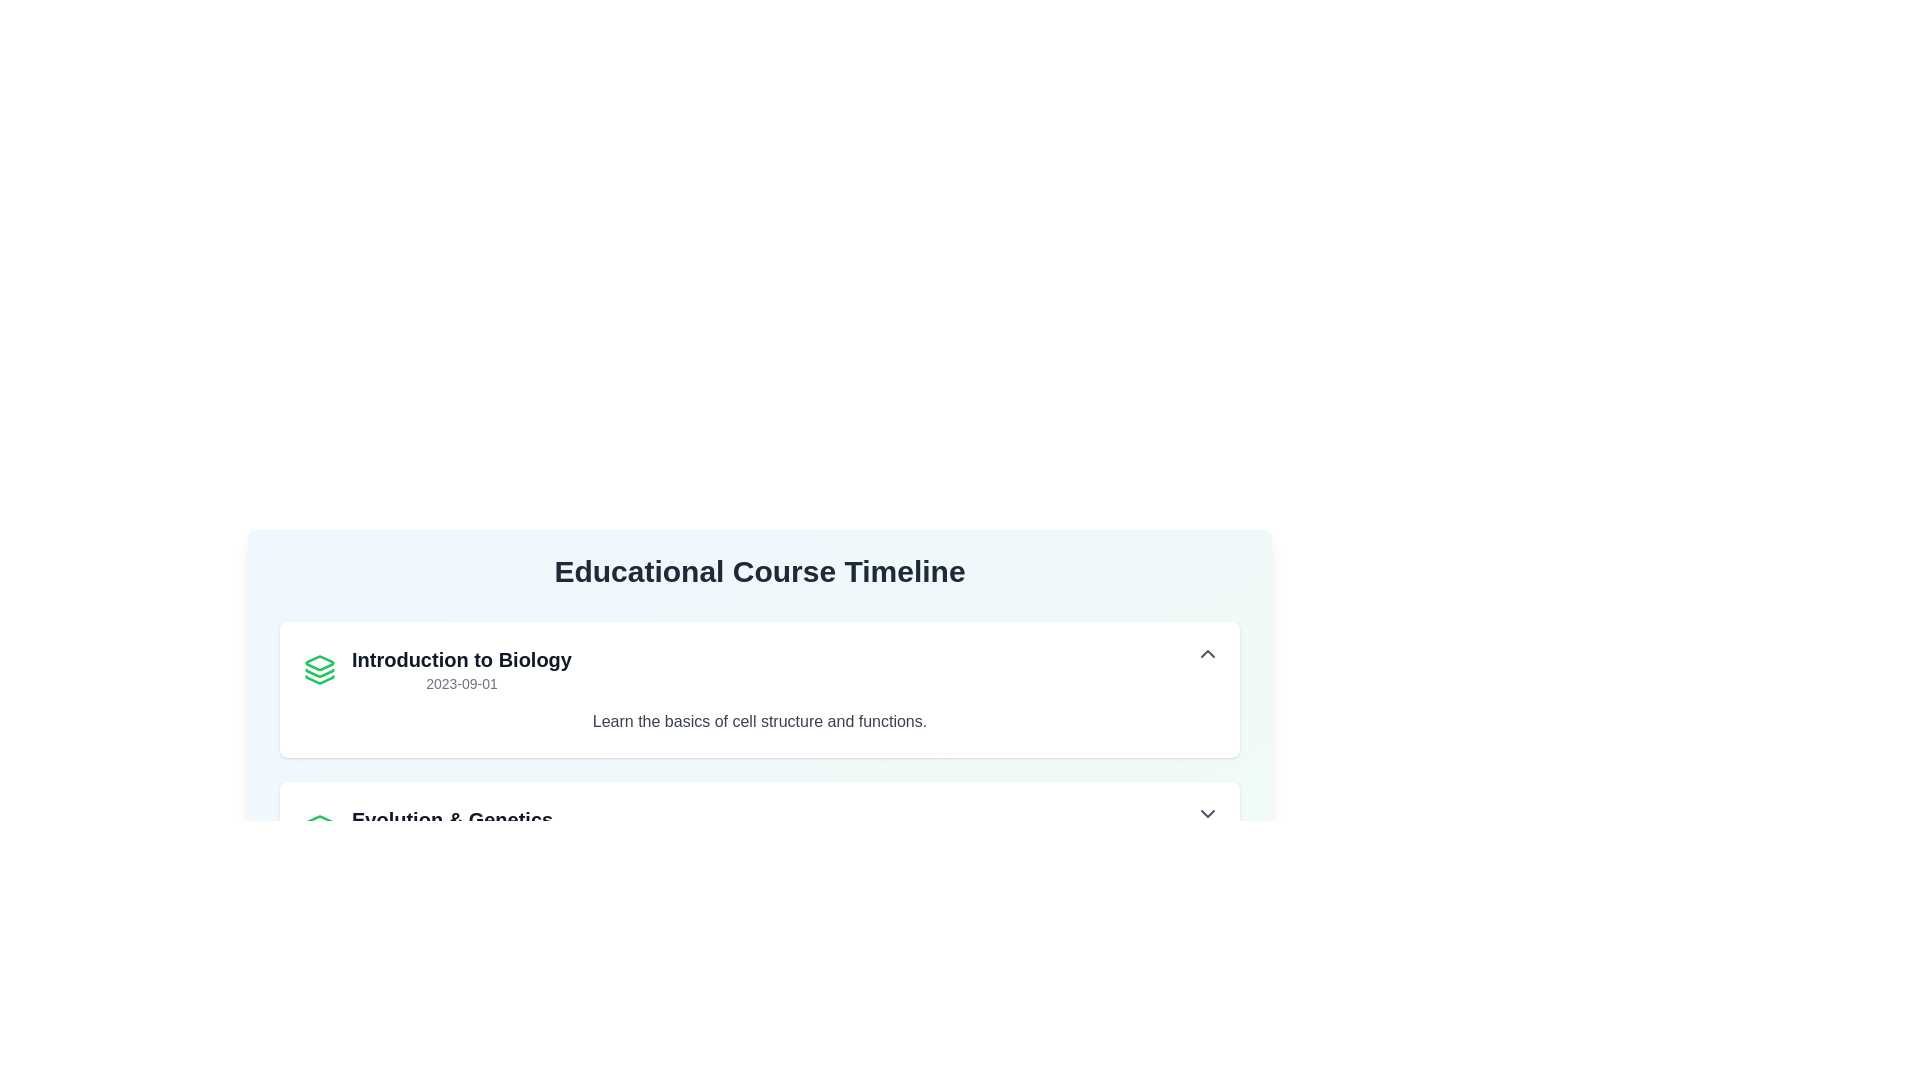 This screenshot has height=1080, width=1920. What do you see at coordinates (320, 663) in the screenshot?
I see `the stacked layers icon within the 'Introduction to Biology' card in the Educational Course Timeline section` at bounding box center [320, 663].